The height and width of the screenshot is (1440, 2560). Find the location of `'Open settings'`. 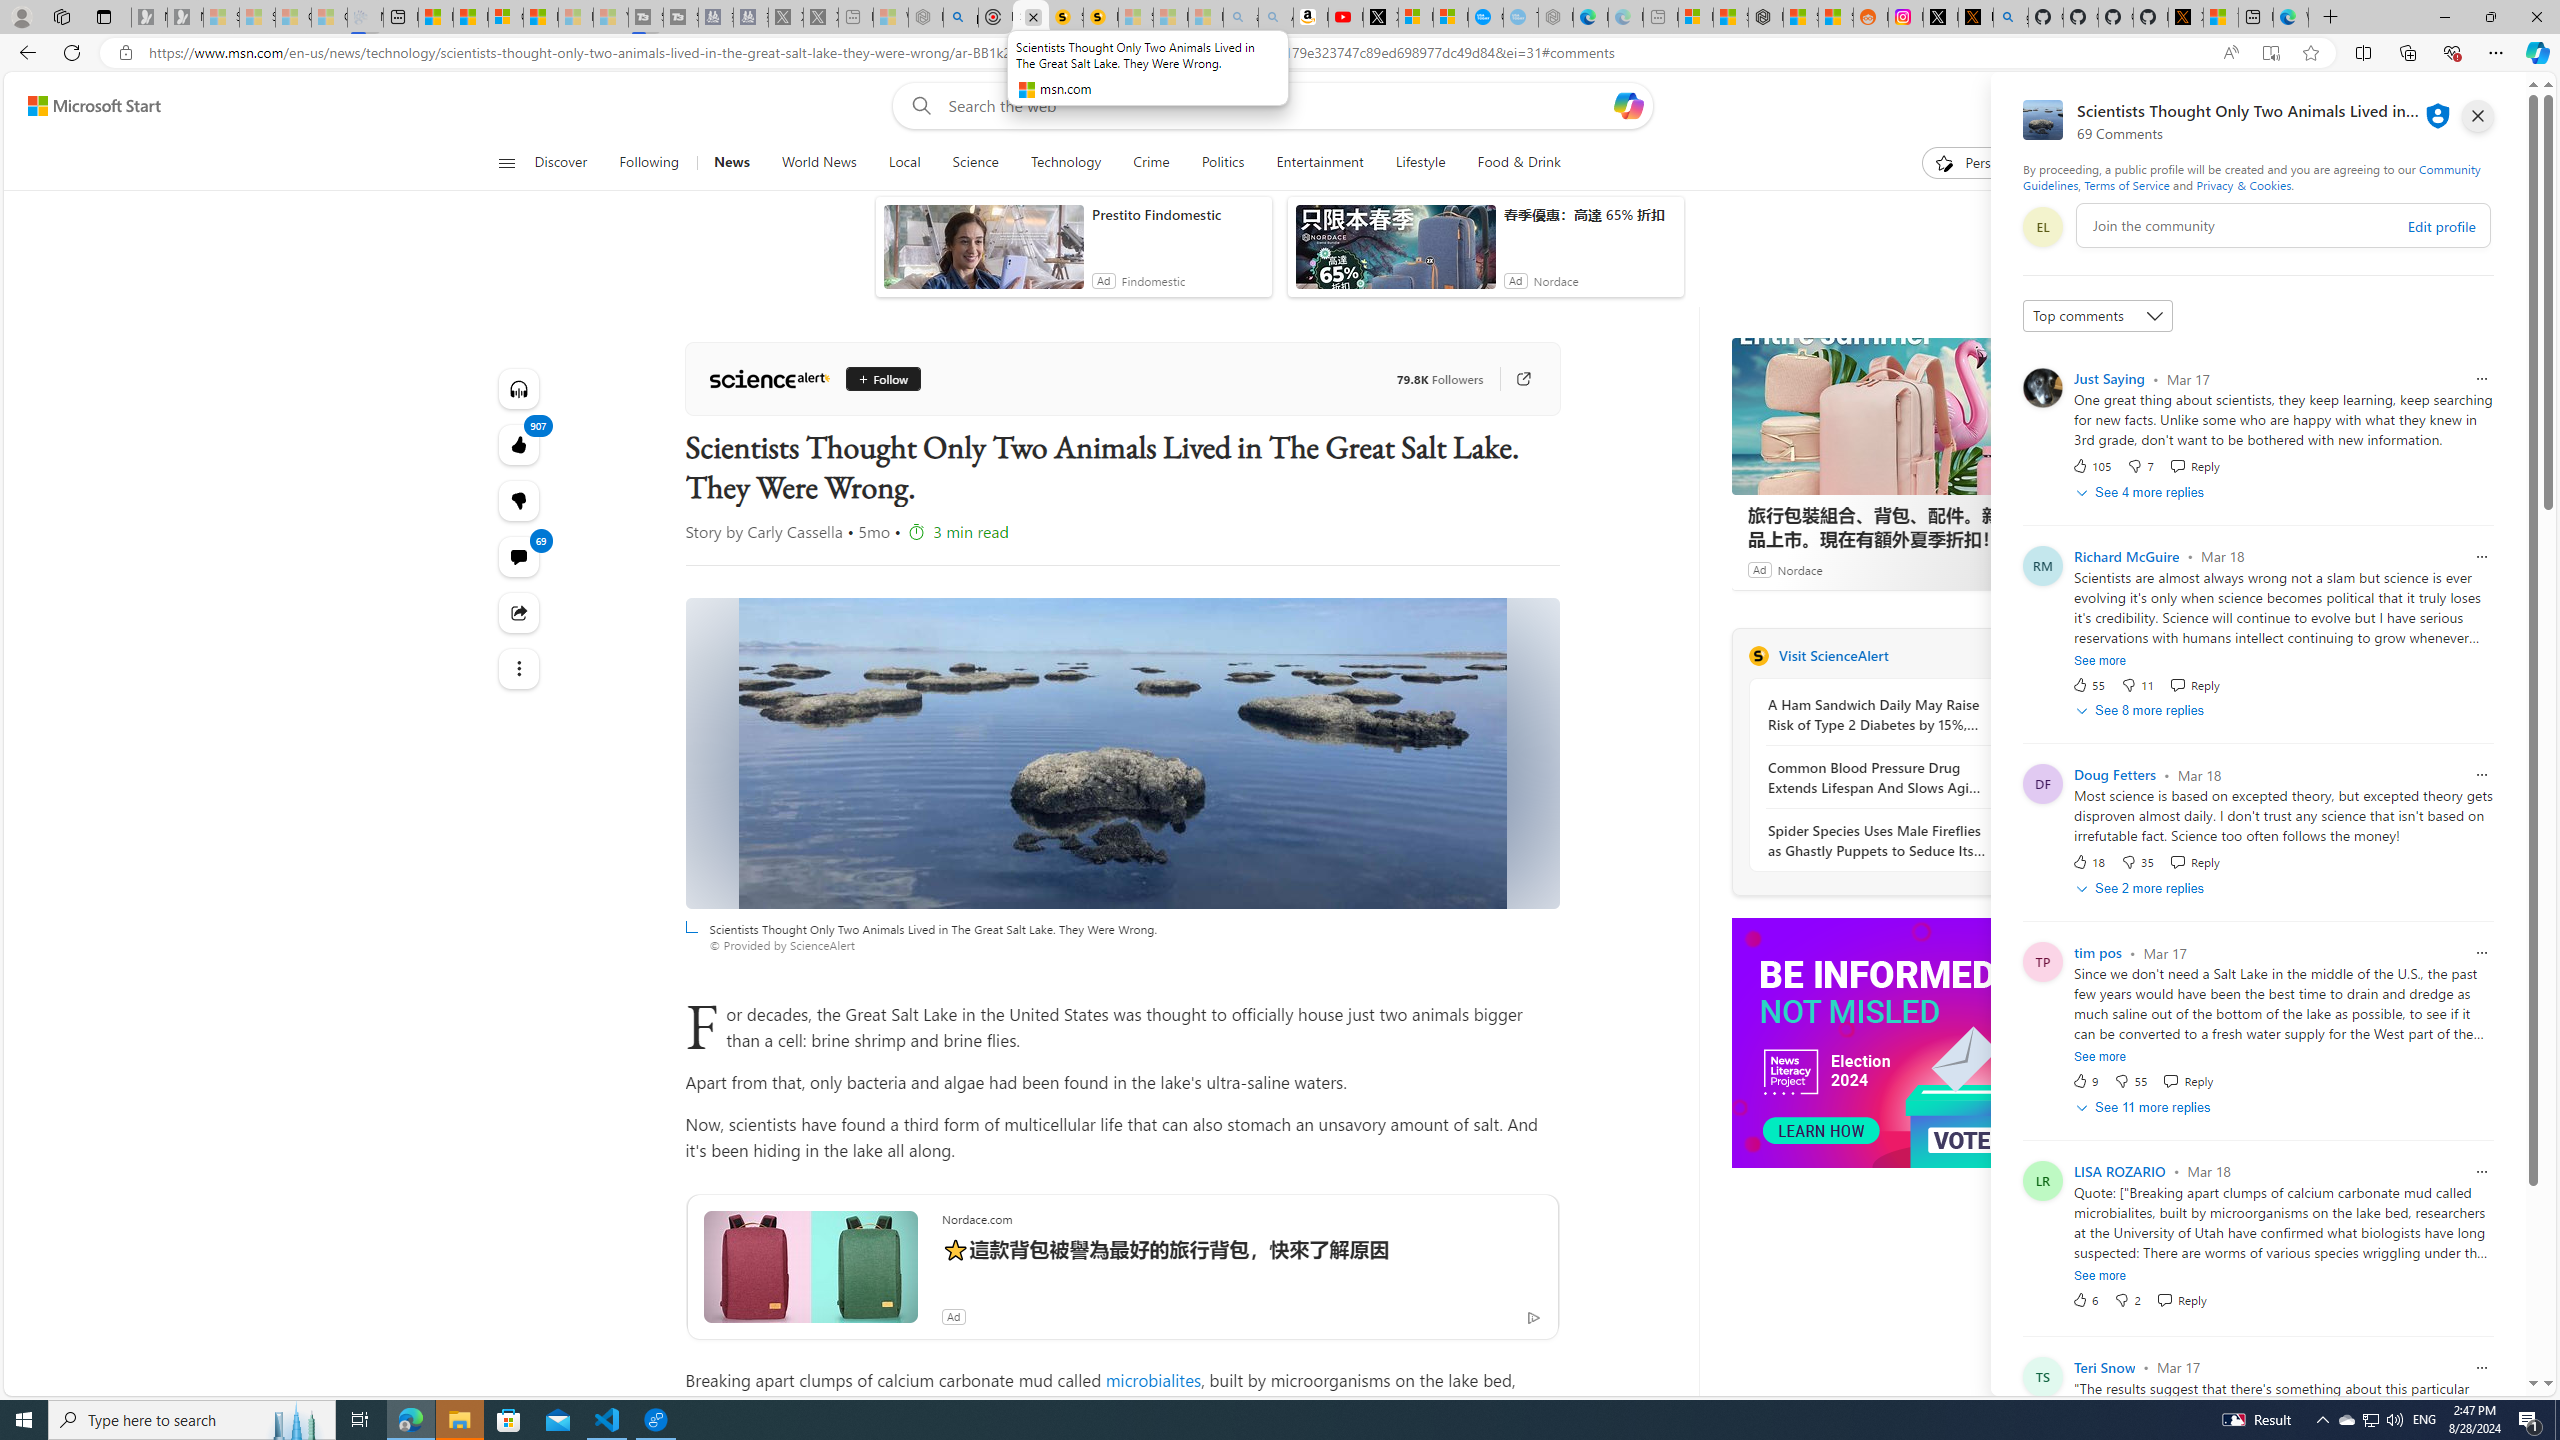

'Open settings' is located at coordinates (2496, 106).